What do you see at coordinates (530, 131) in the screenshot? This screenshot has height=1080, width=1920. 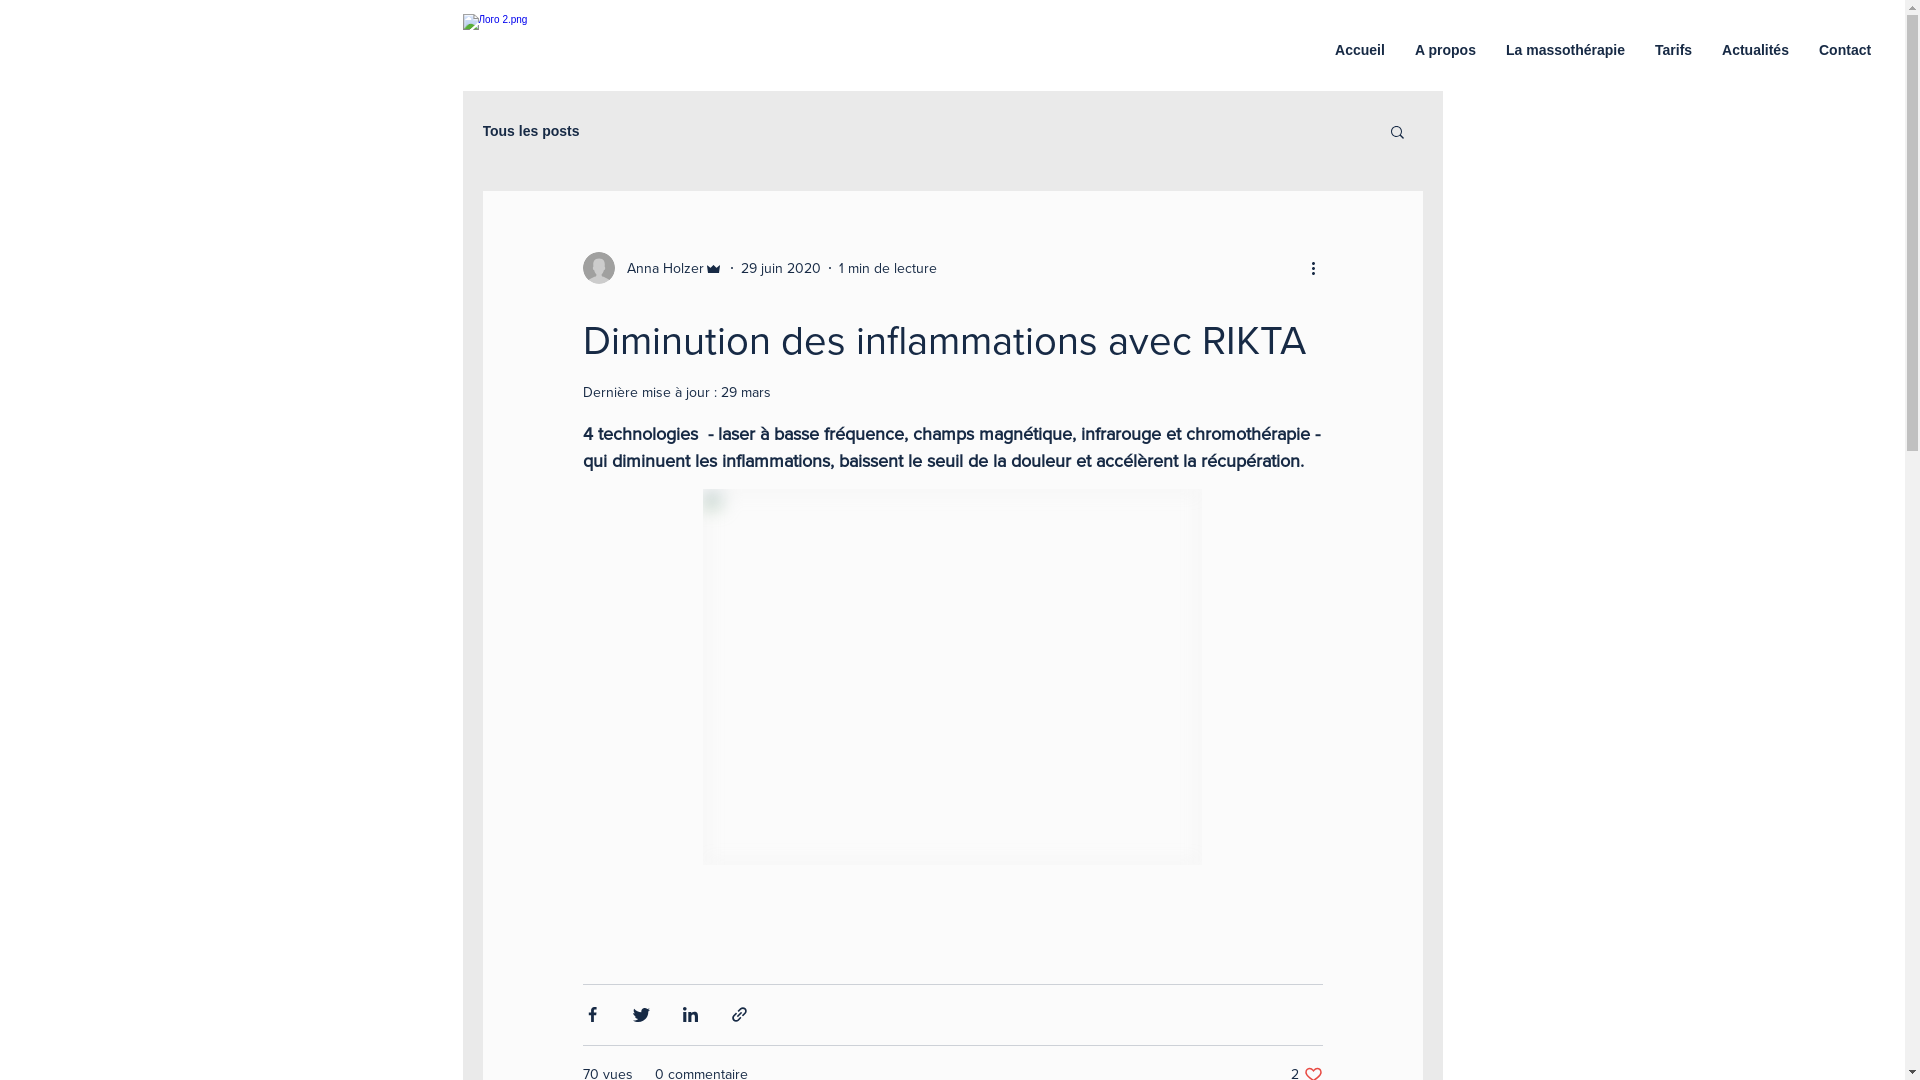 I see `'Tous les posts'` at bounding box center [530, 131].